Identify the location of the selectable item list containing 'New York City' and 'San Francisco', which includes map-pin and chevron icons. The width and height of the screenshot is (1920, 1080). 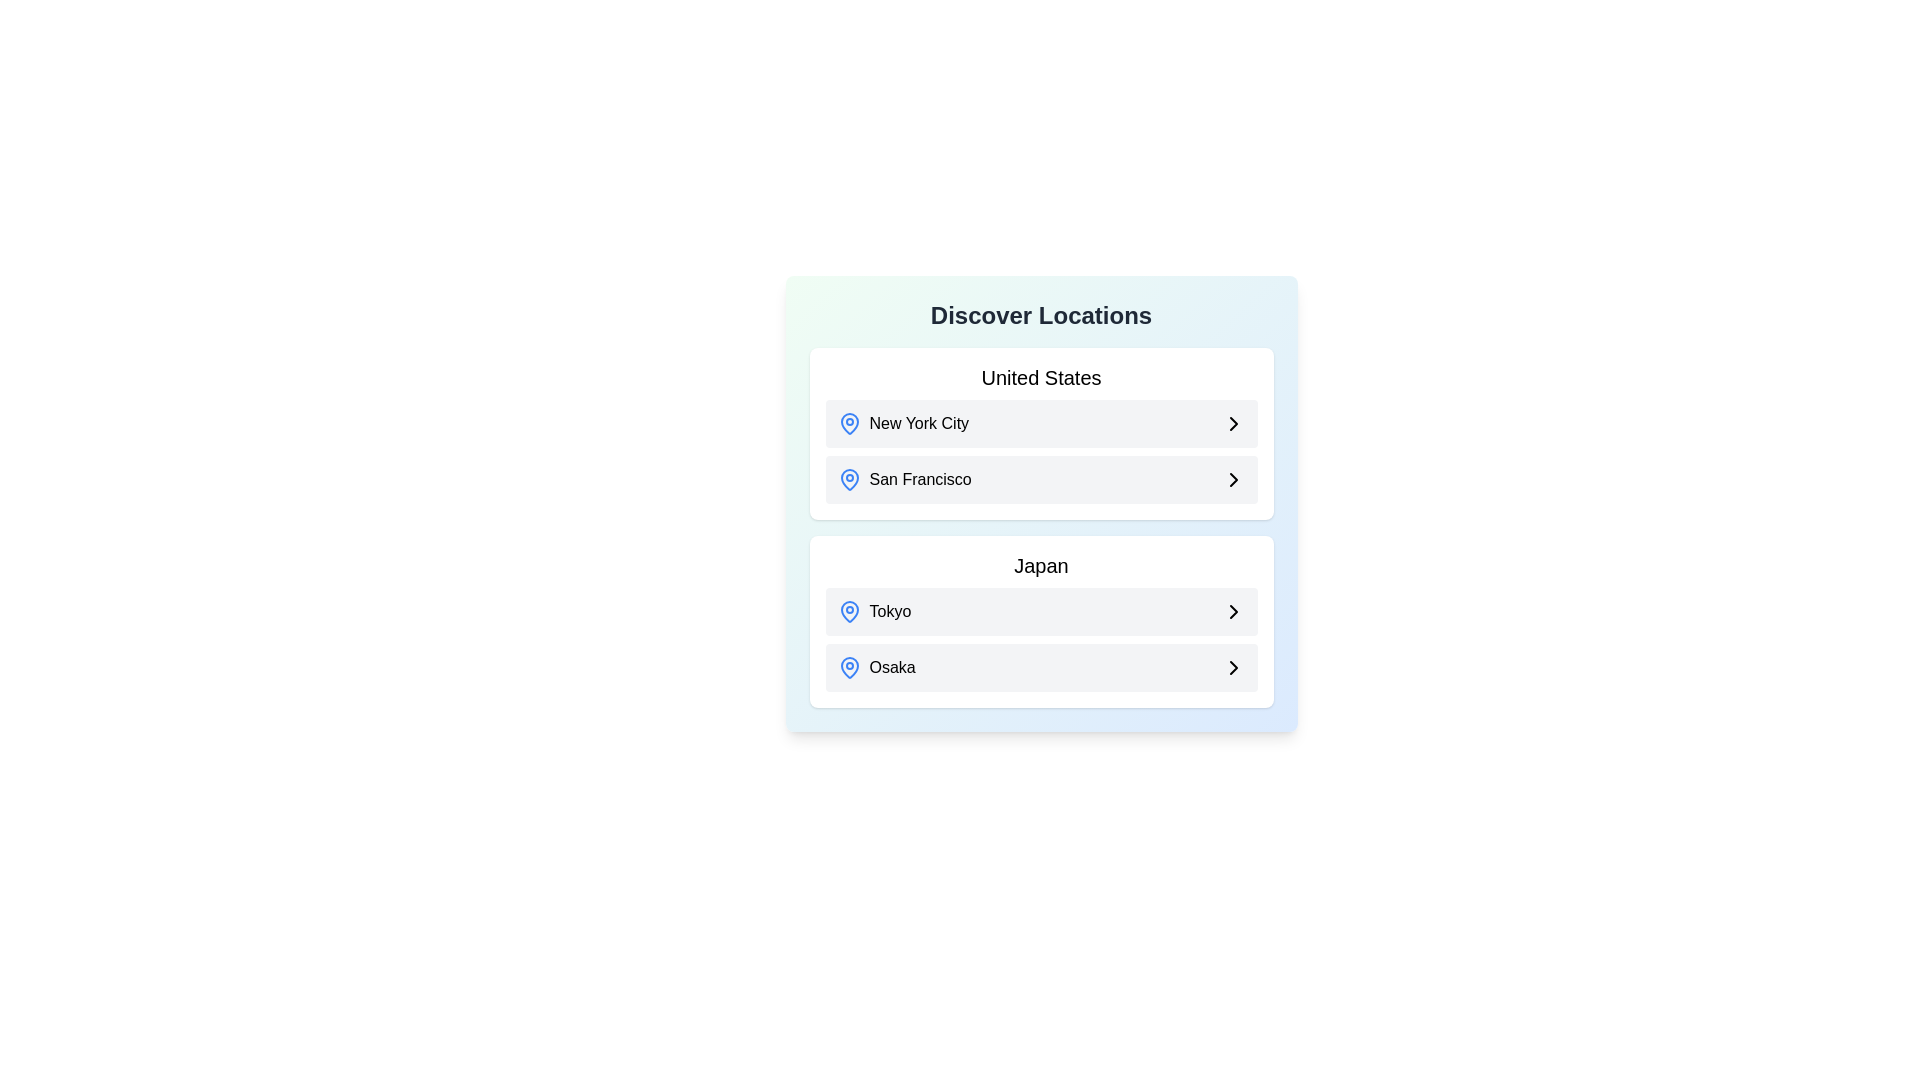
(1040, 451).